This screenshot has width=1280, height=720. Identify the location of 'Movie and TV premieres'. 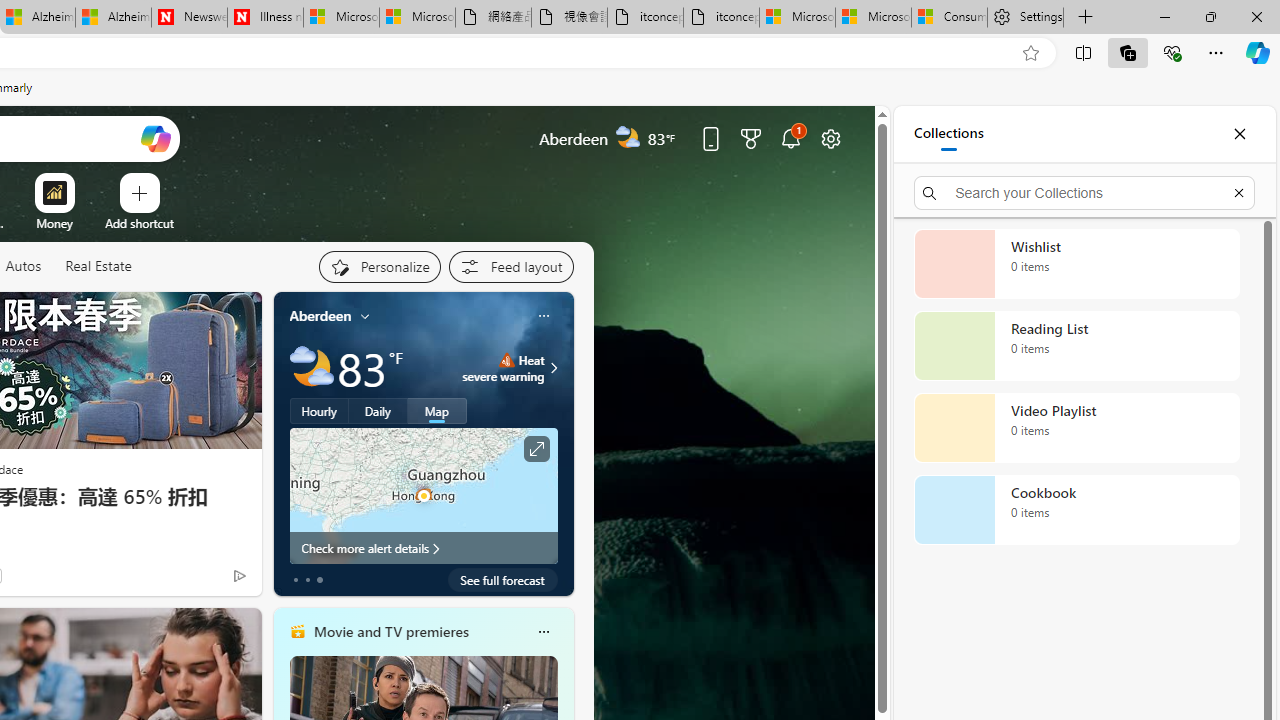
(391, 631).